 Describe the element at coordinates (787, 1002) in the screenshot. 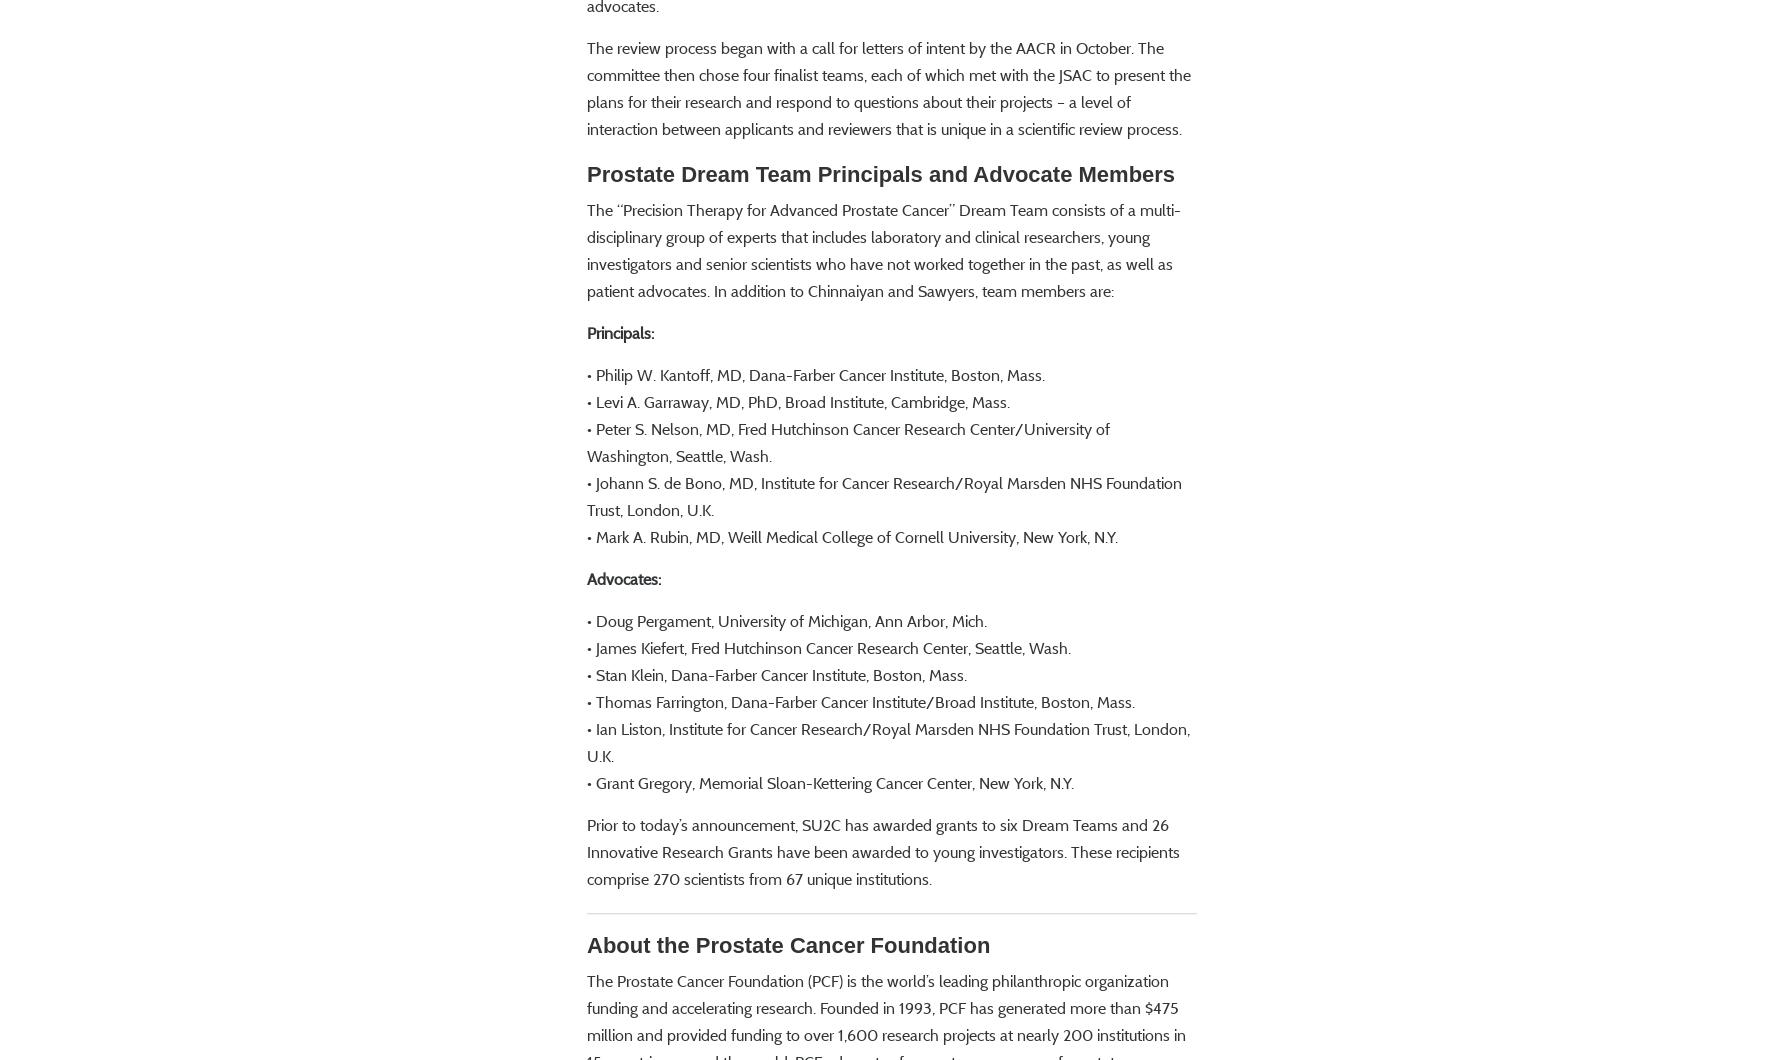

I see `'About the Prostate Cancer Foundation'` at that location.